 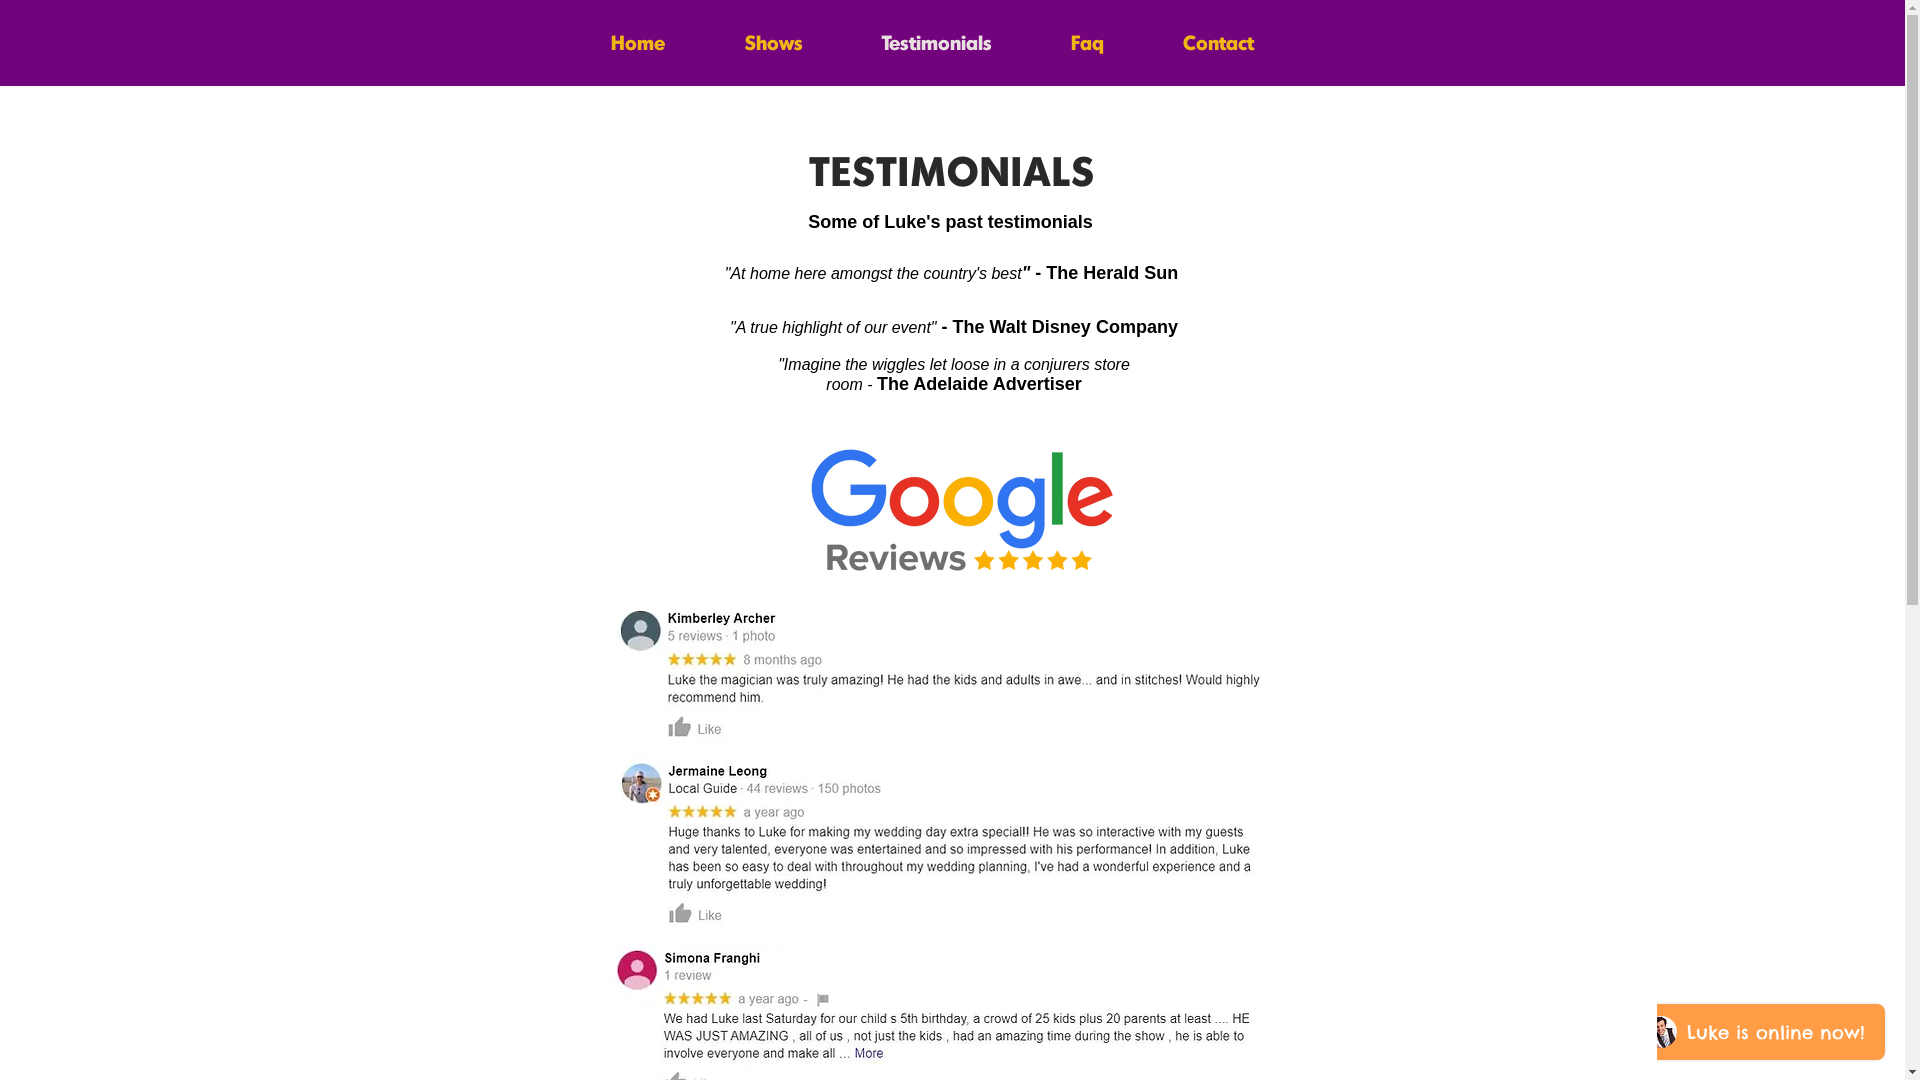 I want to click on 'Shows', so click(x=771, y=38).